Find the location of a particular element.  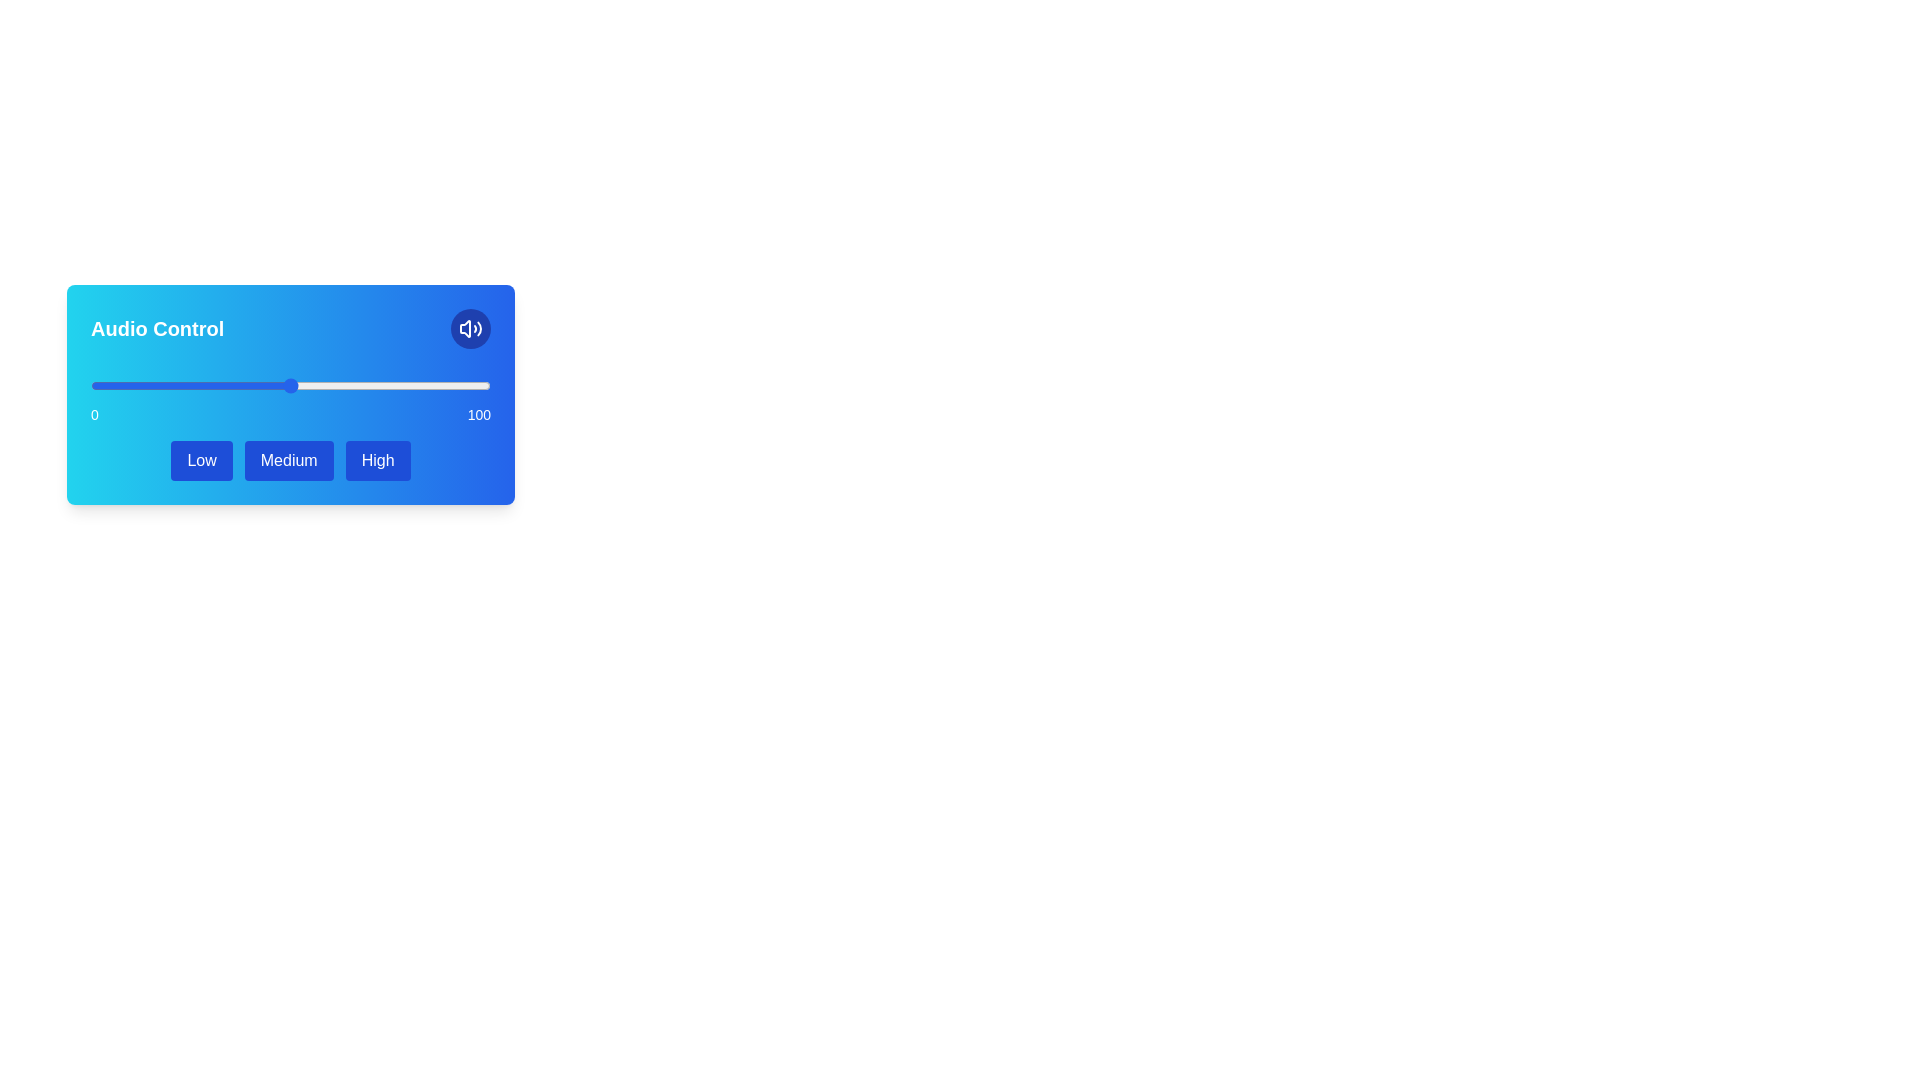

the audio volume is located at coordinates (370, 385).